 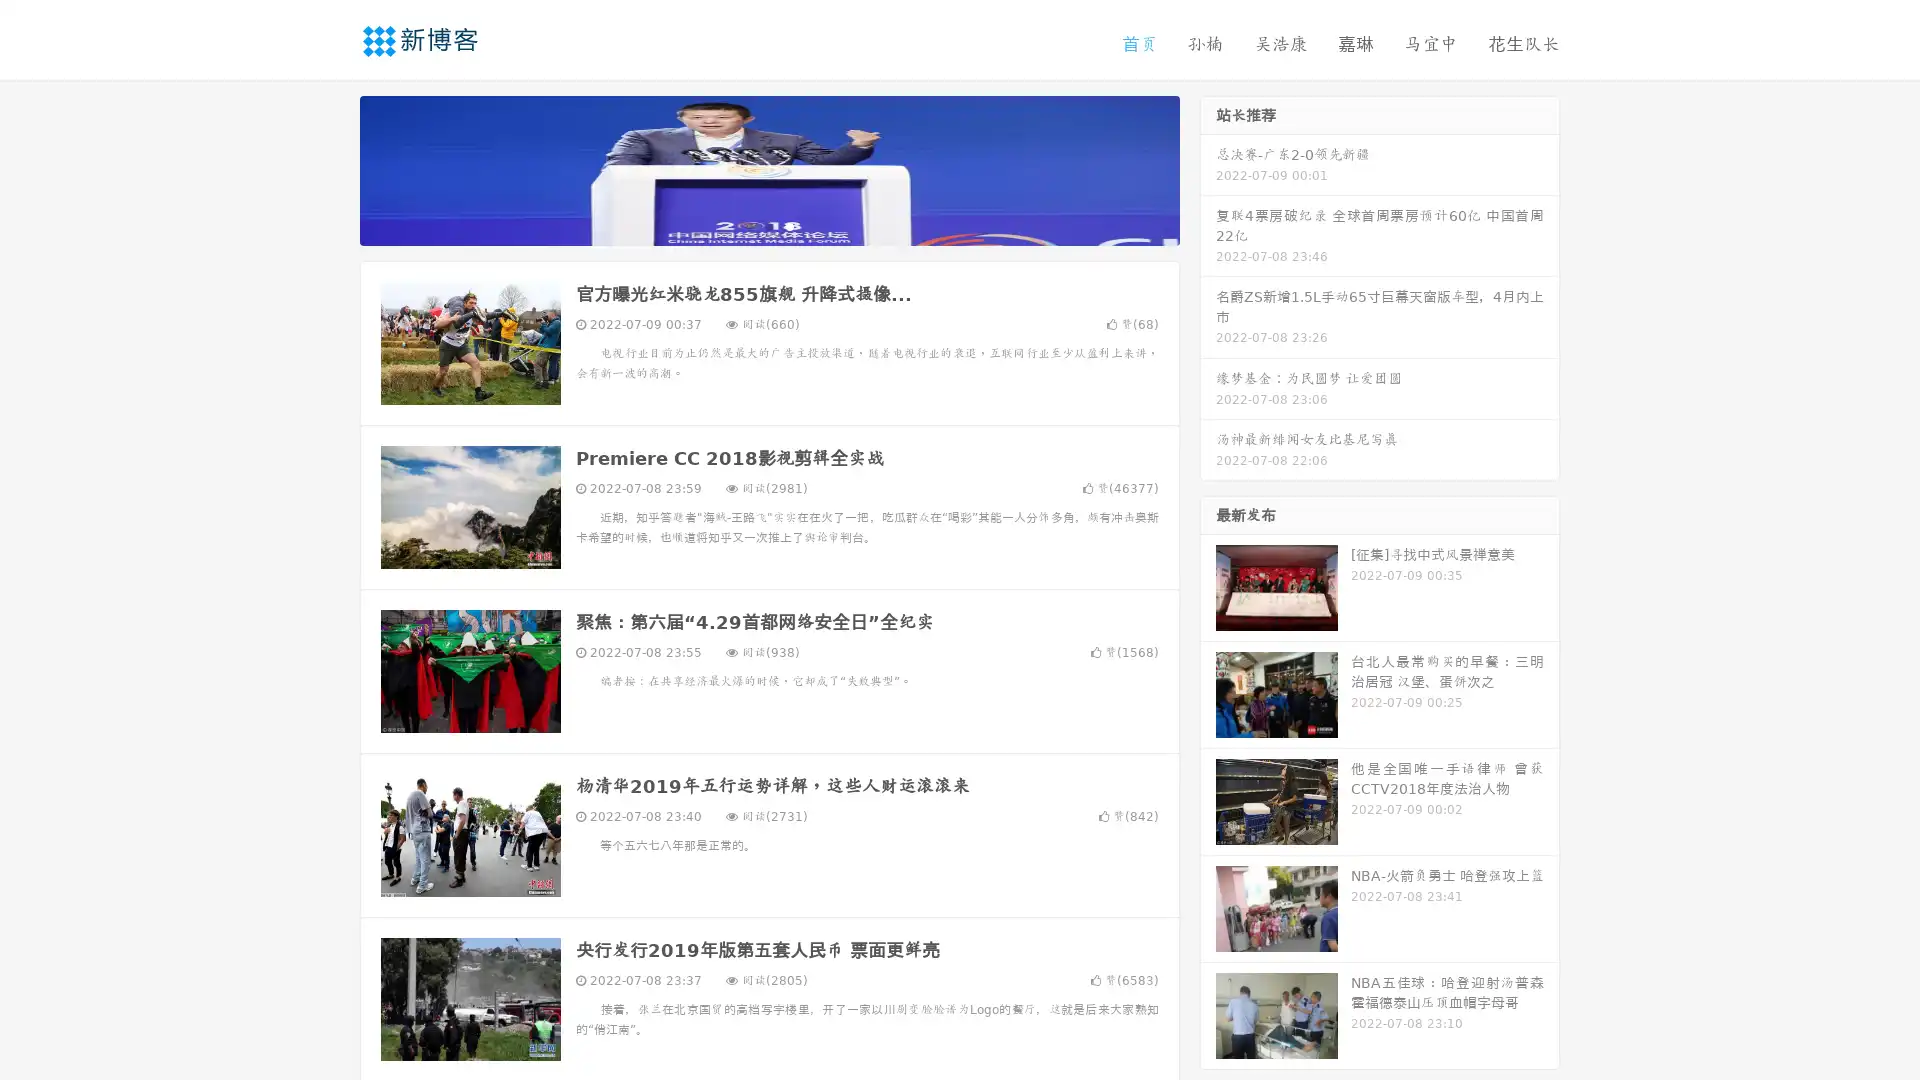 I want to click on Go to slide 3, so click(x=789, y=225).